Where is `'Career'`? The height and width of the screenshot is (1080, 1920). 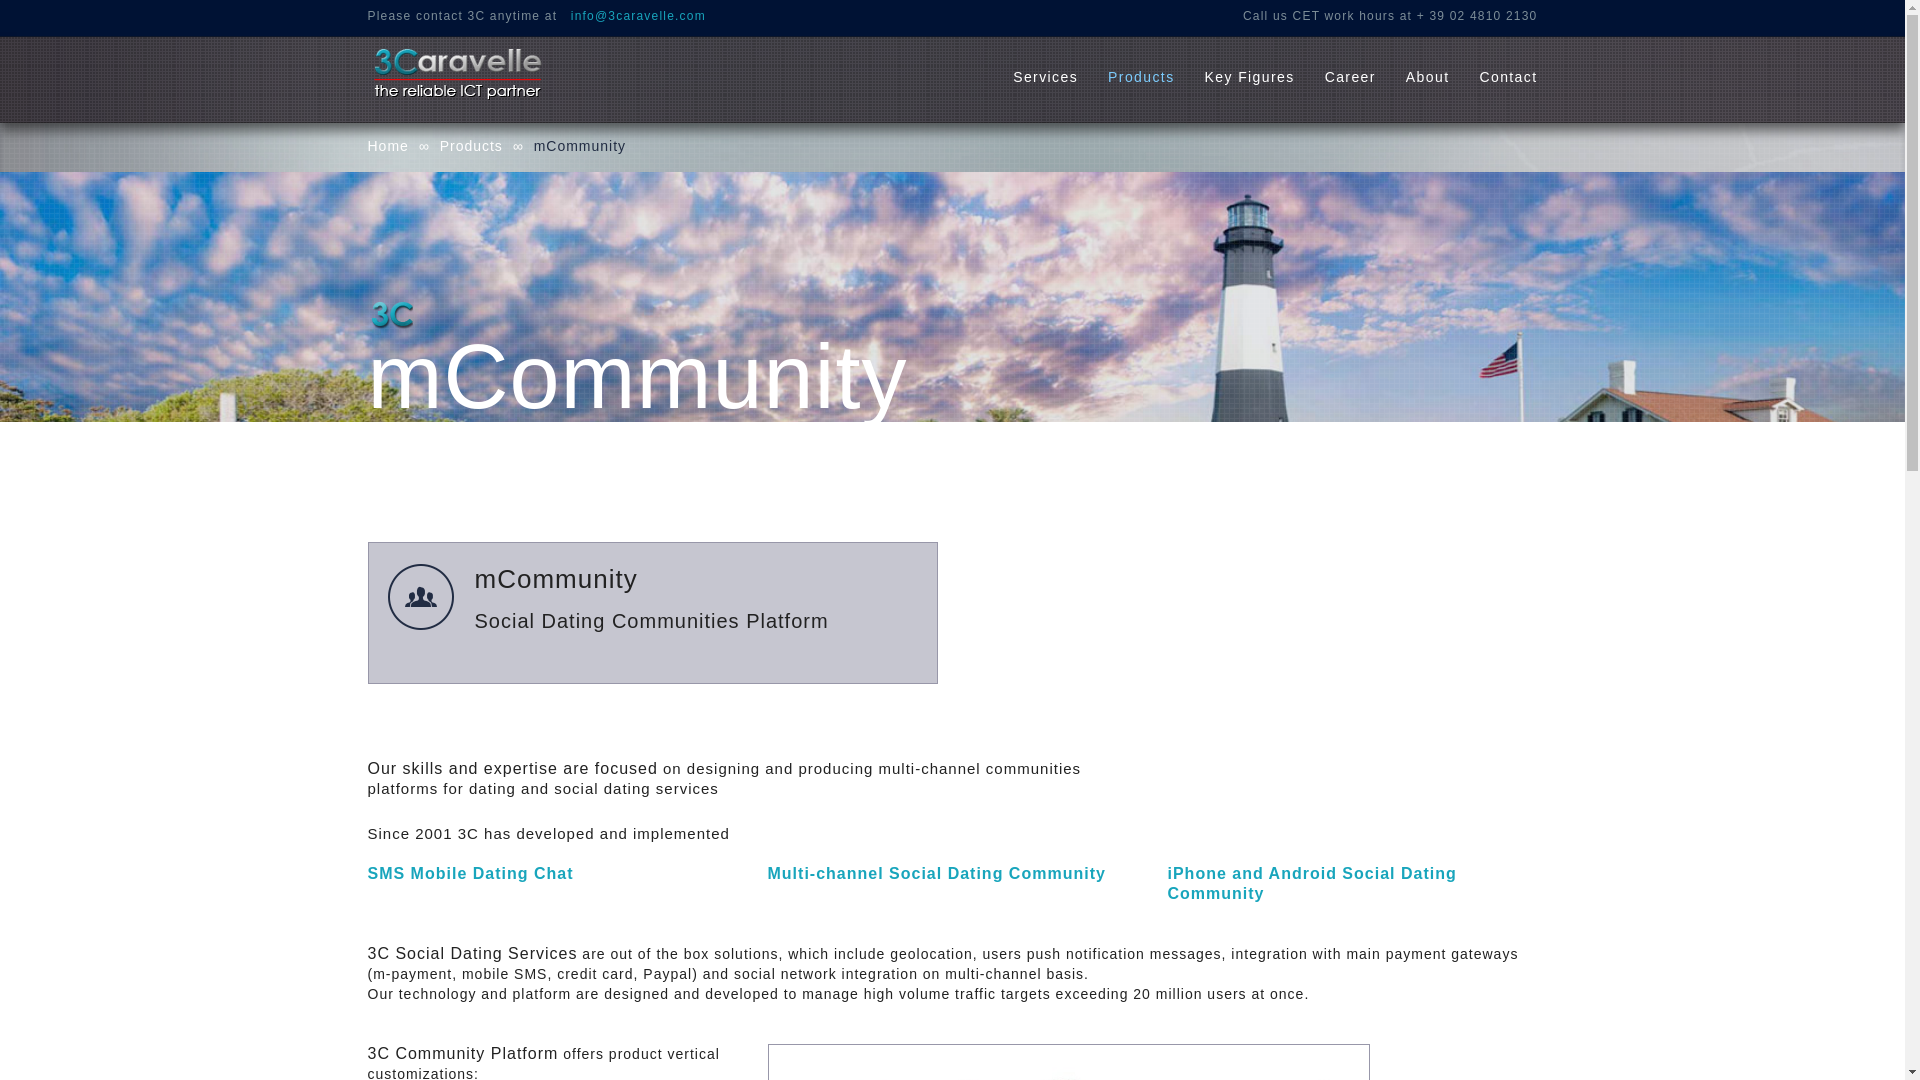
'Career' is located at coordinates (1350, 75).